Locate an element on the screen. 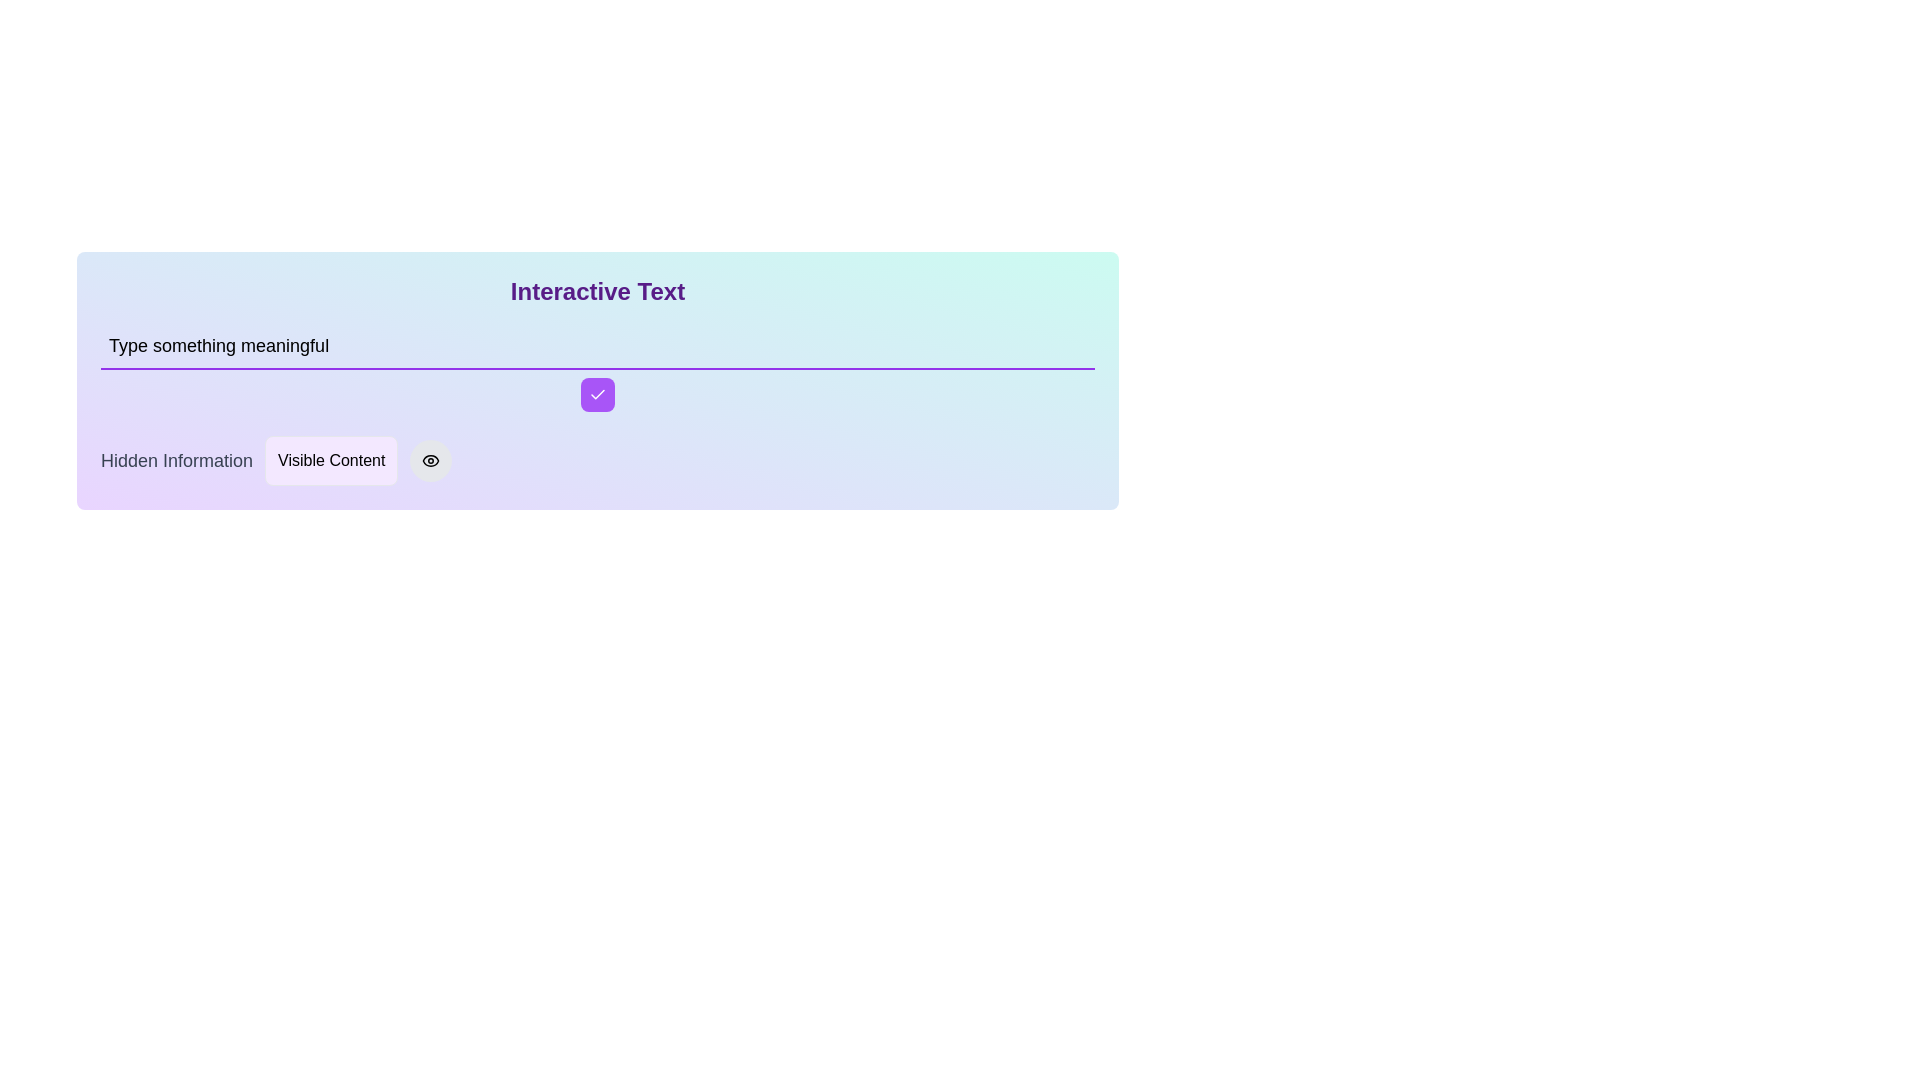 The height and width of the screenshot is (1080, 1920). text from the Text Label that contains 'Hidden Information', which is styled prominently in bold dark gray font on a pale purple background, located in the lower-left area of the interface is located at coordinates (177, 461).